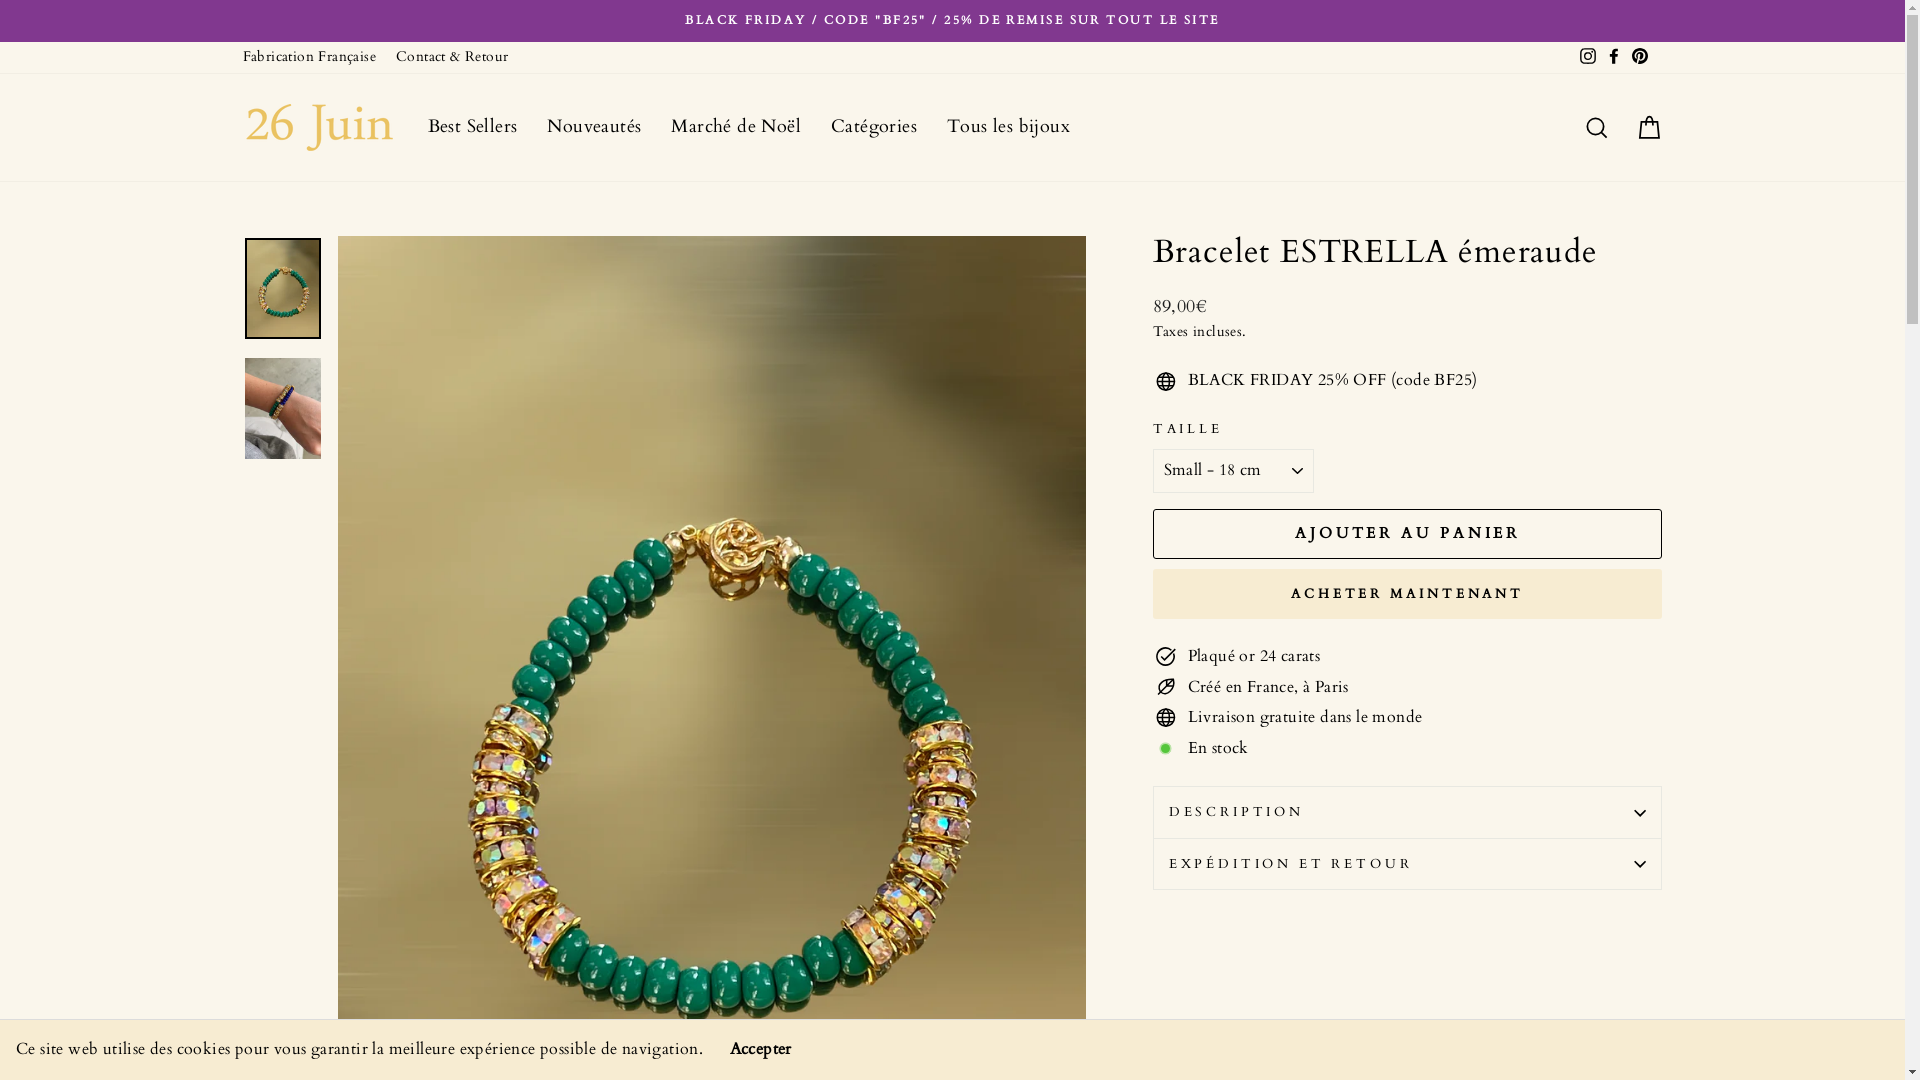 The height and width of the screenshot is (1080, 1920). I want to click on 'Panier', so click(1647, 127).